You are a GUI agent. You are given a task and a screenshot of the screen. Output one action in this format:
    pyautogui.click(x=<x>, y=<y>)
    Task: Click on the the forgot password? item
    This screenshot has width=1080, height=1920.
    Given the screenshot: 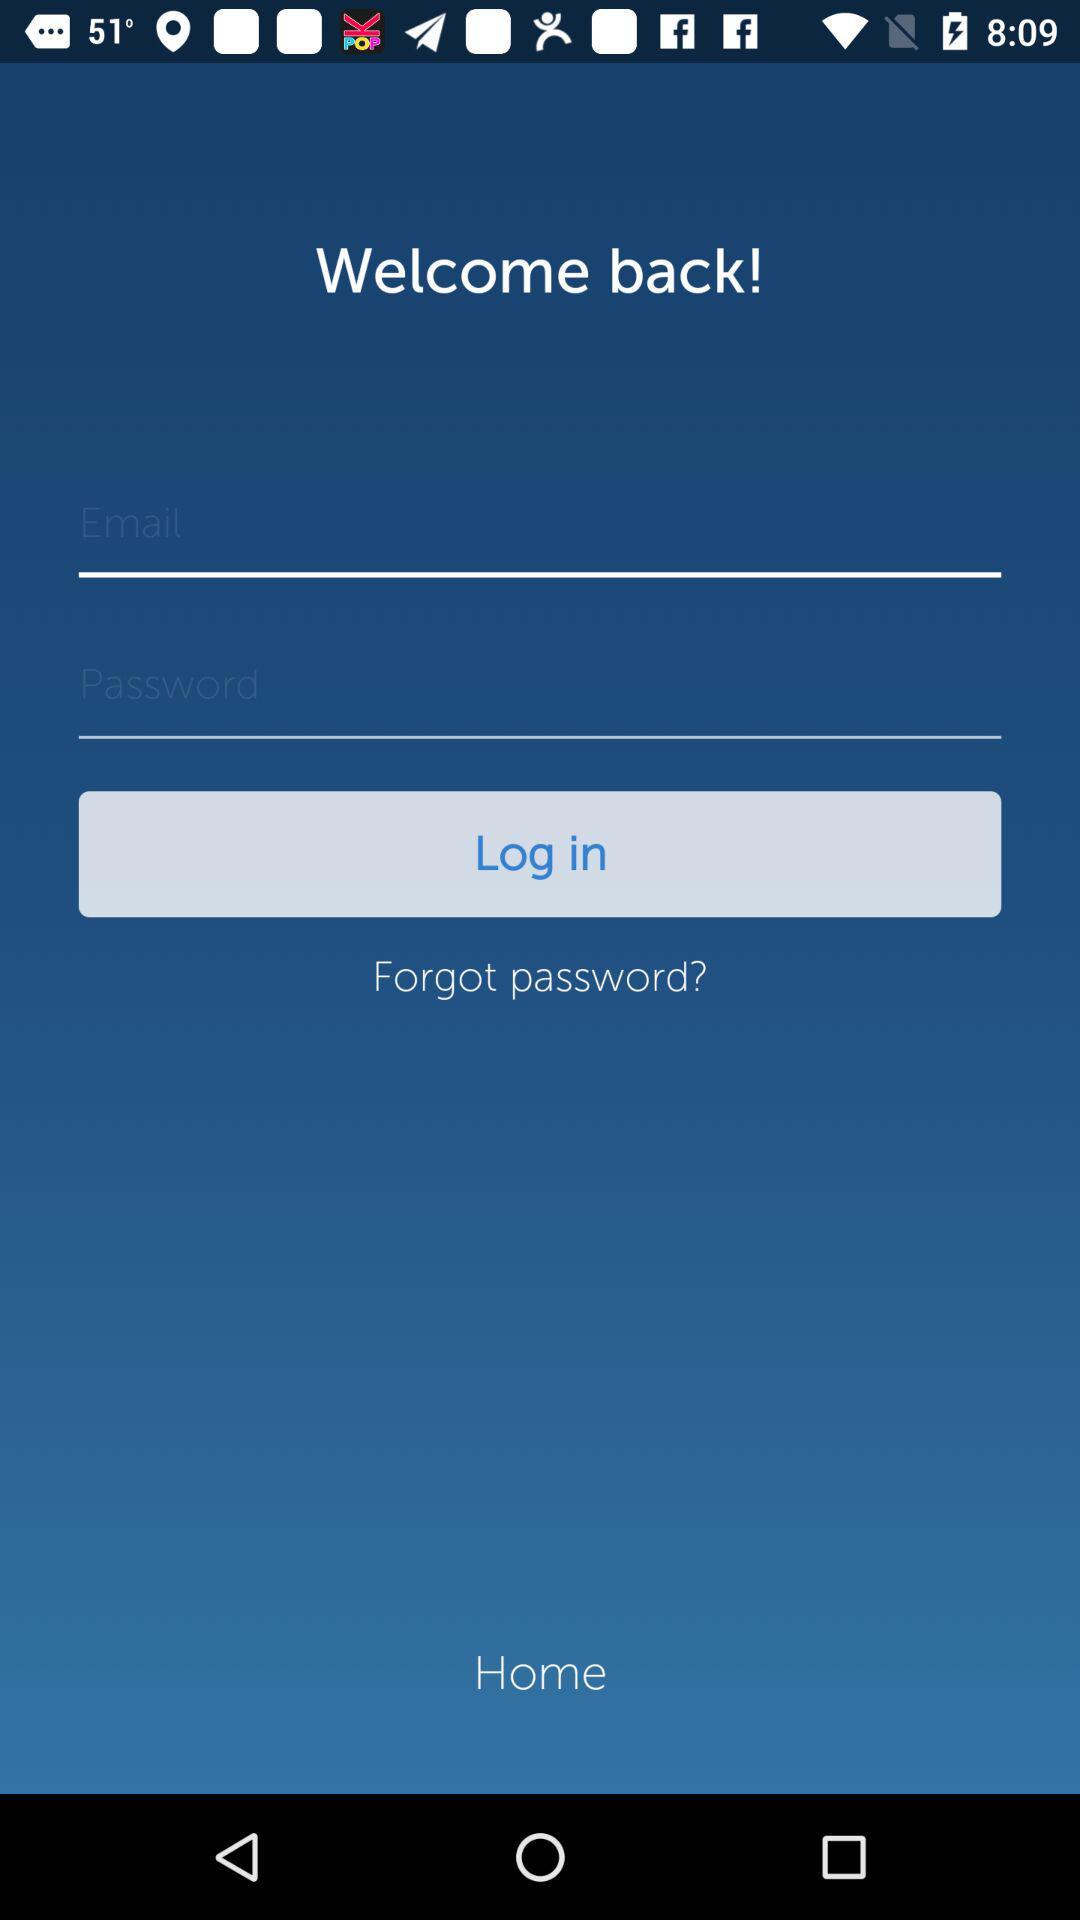 What is the action you would take?
    pyautogui.click(x=540, y=987)
    